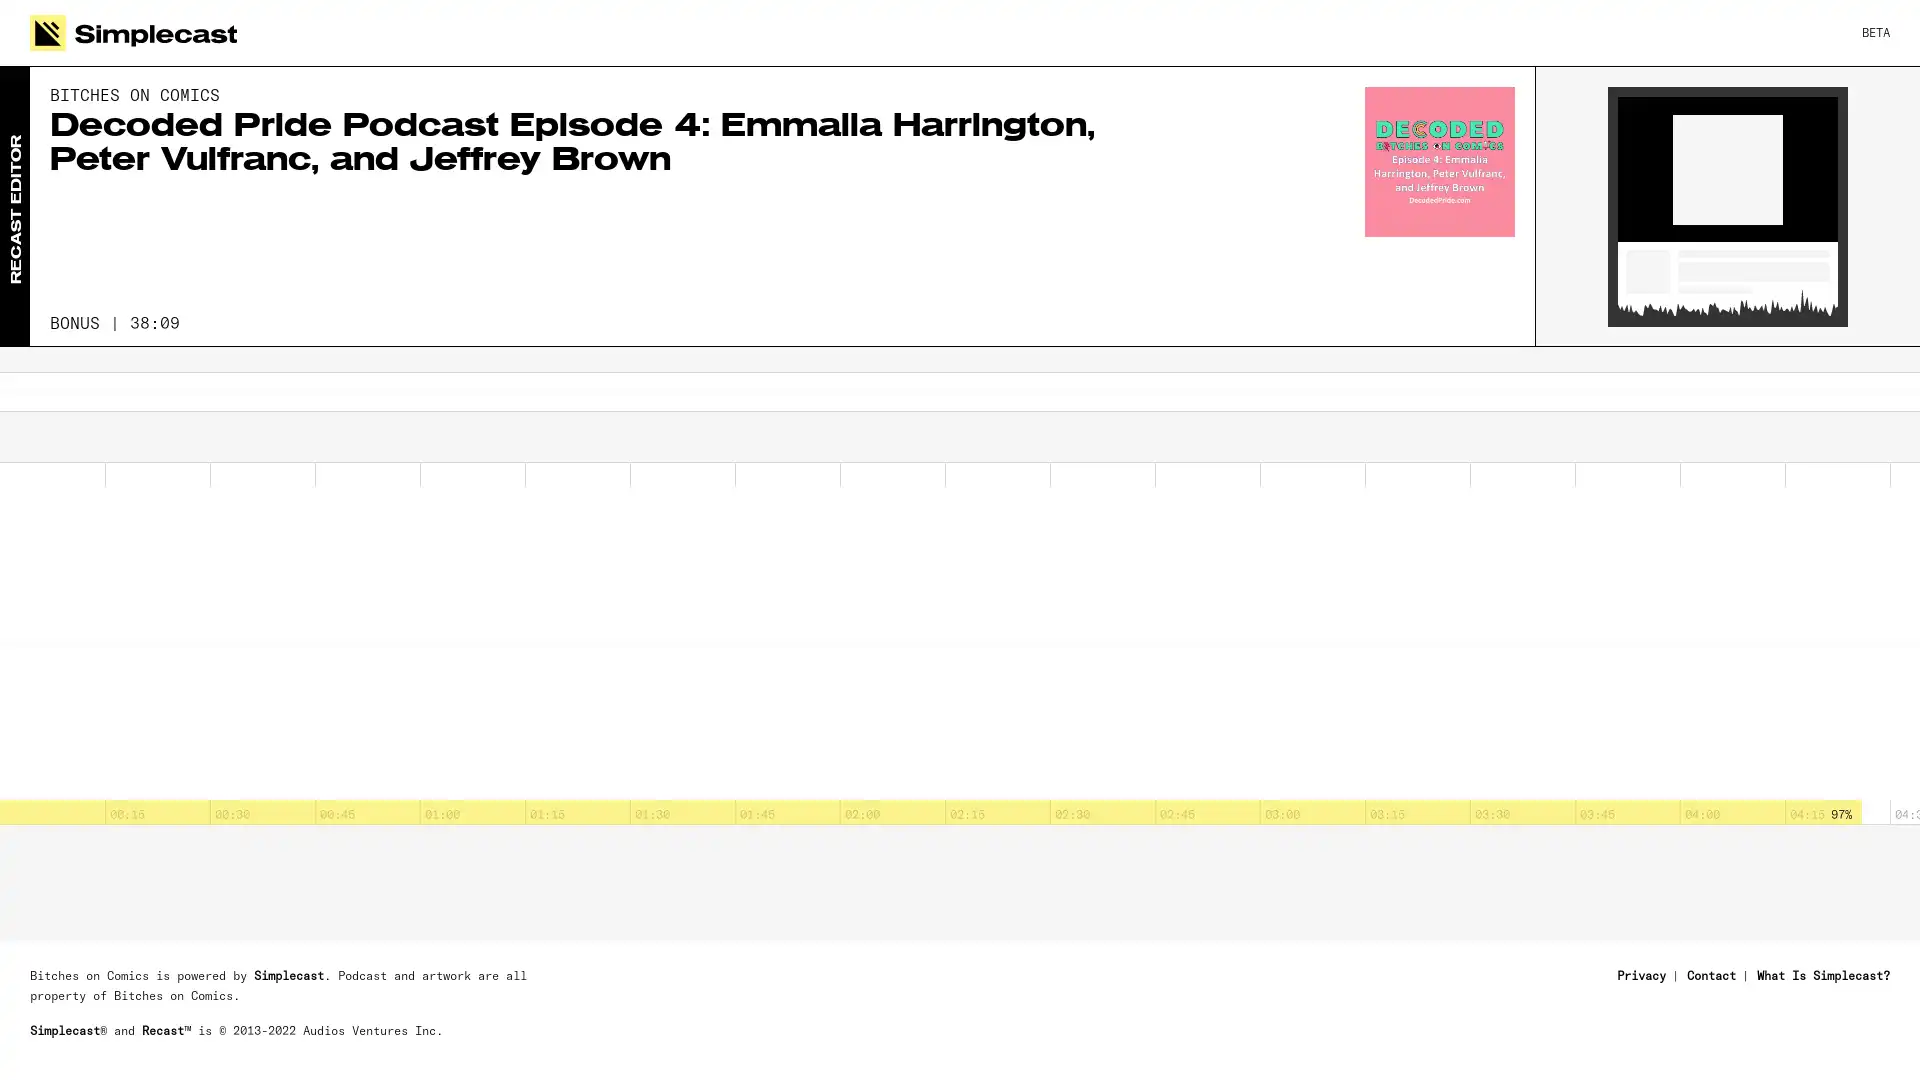 This screenshot has height=1080, width=1920. I want to click on 60s, so click(103, 442).